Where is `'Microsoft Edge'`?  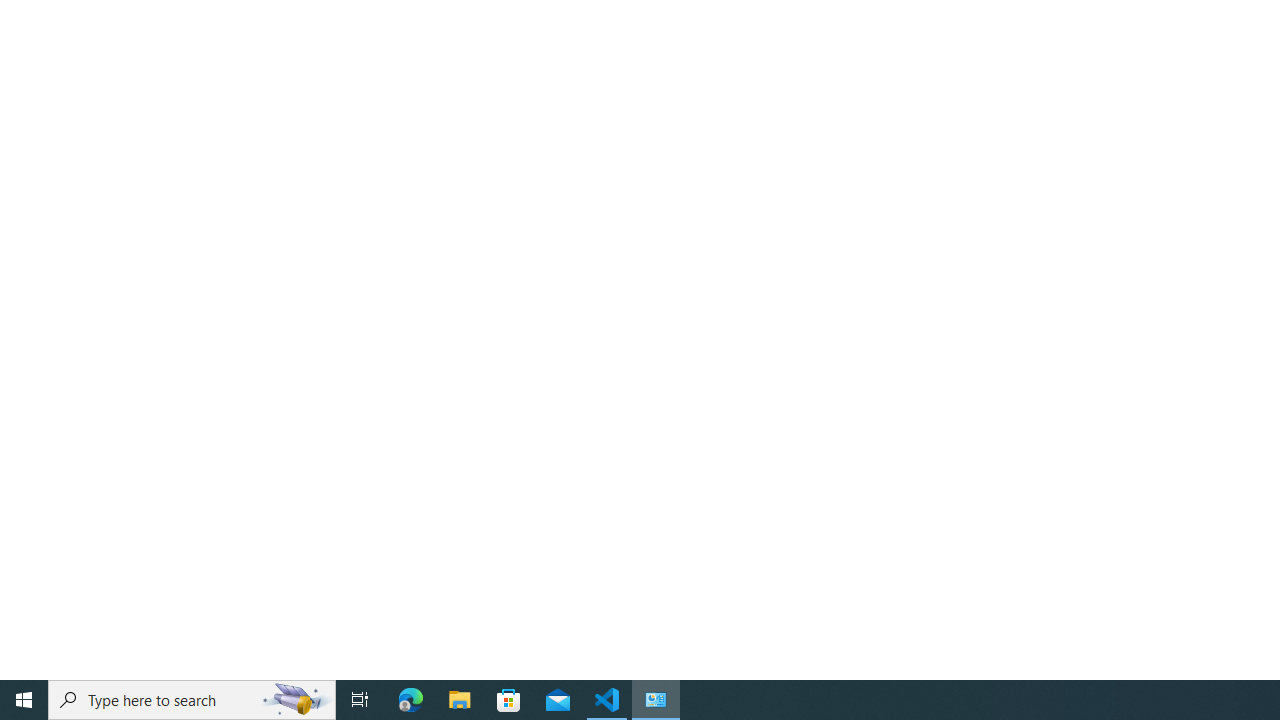 'Microsoft Edge' is located at coordinates (410, 698).